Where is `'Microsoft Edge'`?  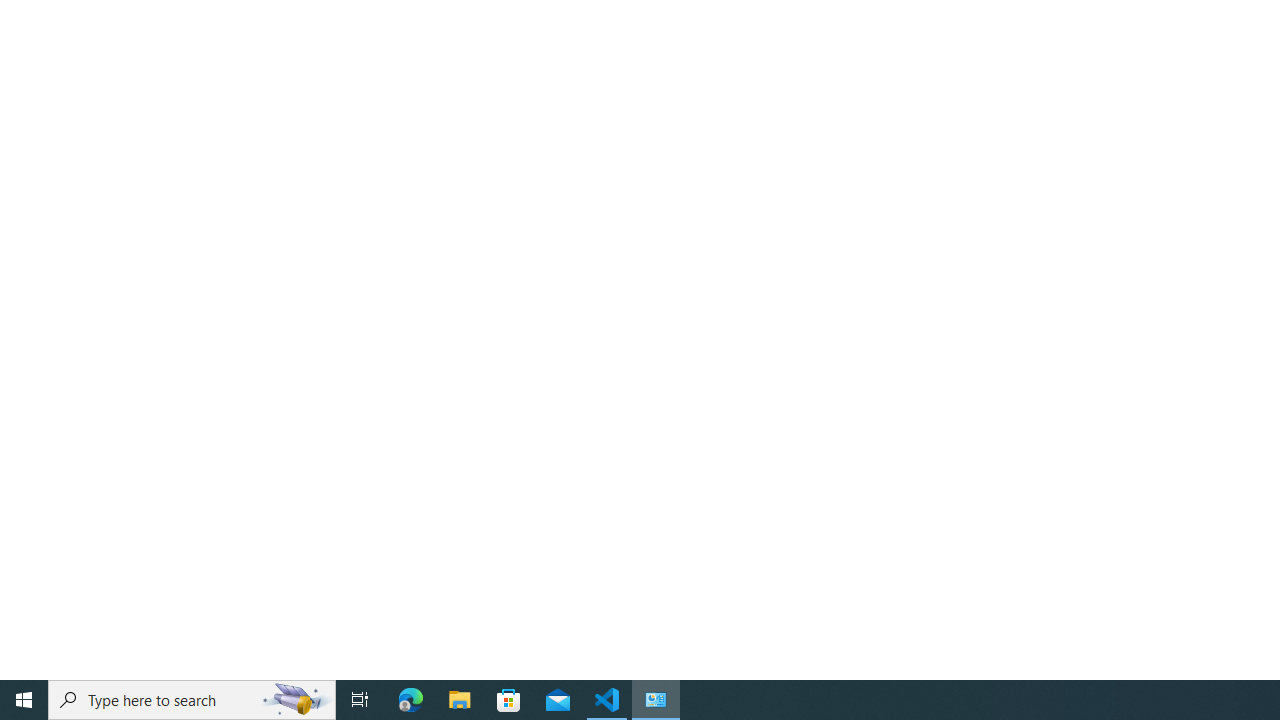 'Microsoft Edge' is located at coordinates (410, 698).